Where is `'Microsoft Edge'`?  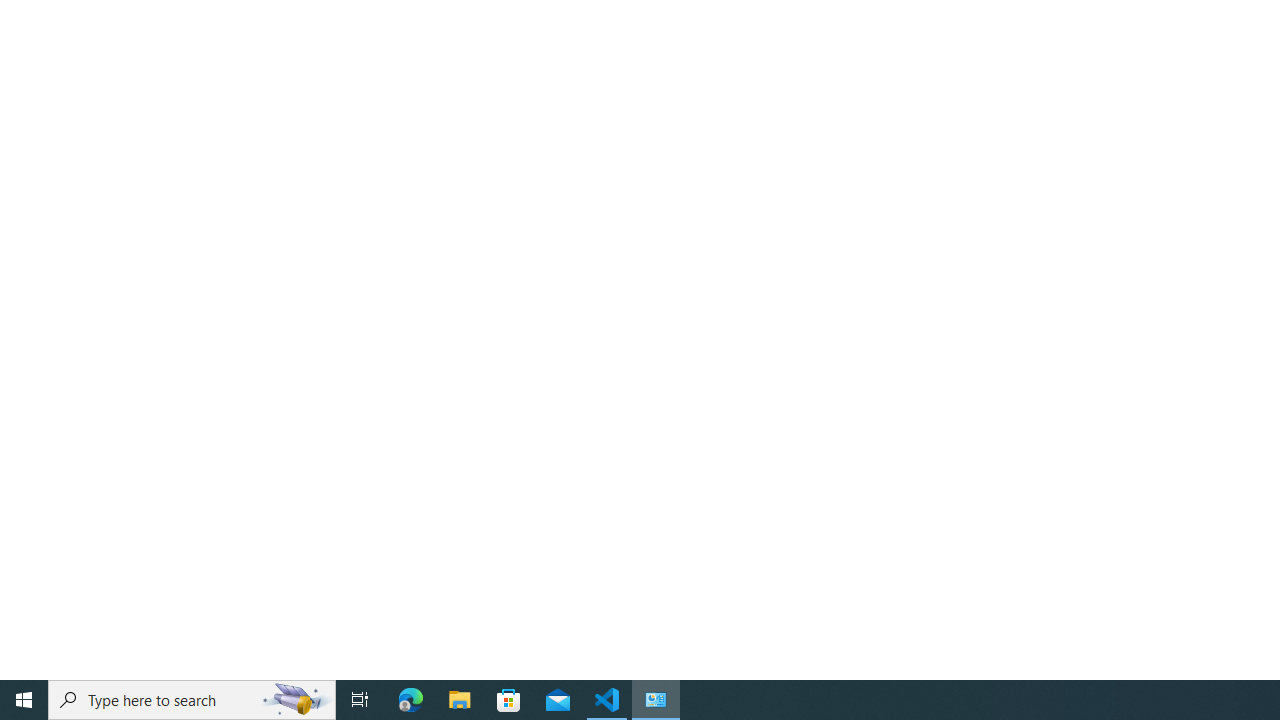 'Microsoft Edge' is located at coordinates (410, 698).